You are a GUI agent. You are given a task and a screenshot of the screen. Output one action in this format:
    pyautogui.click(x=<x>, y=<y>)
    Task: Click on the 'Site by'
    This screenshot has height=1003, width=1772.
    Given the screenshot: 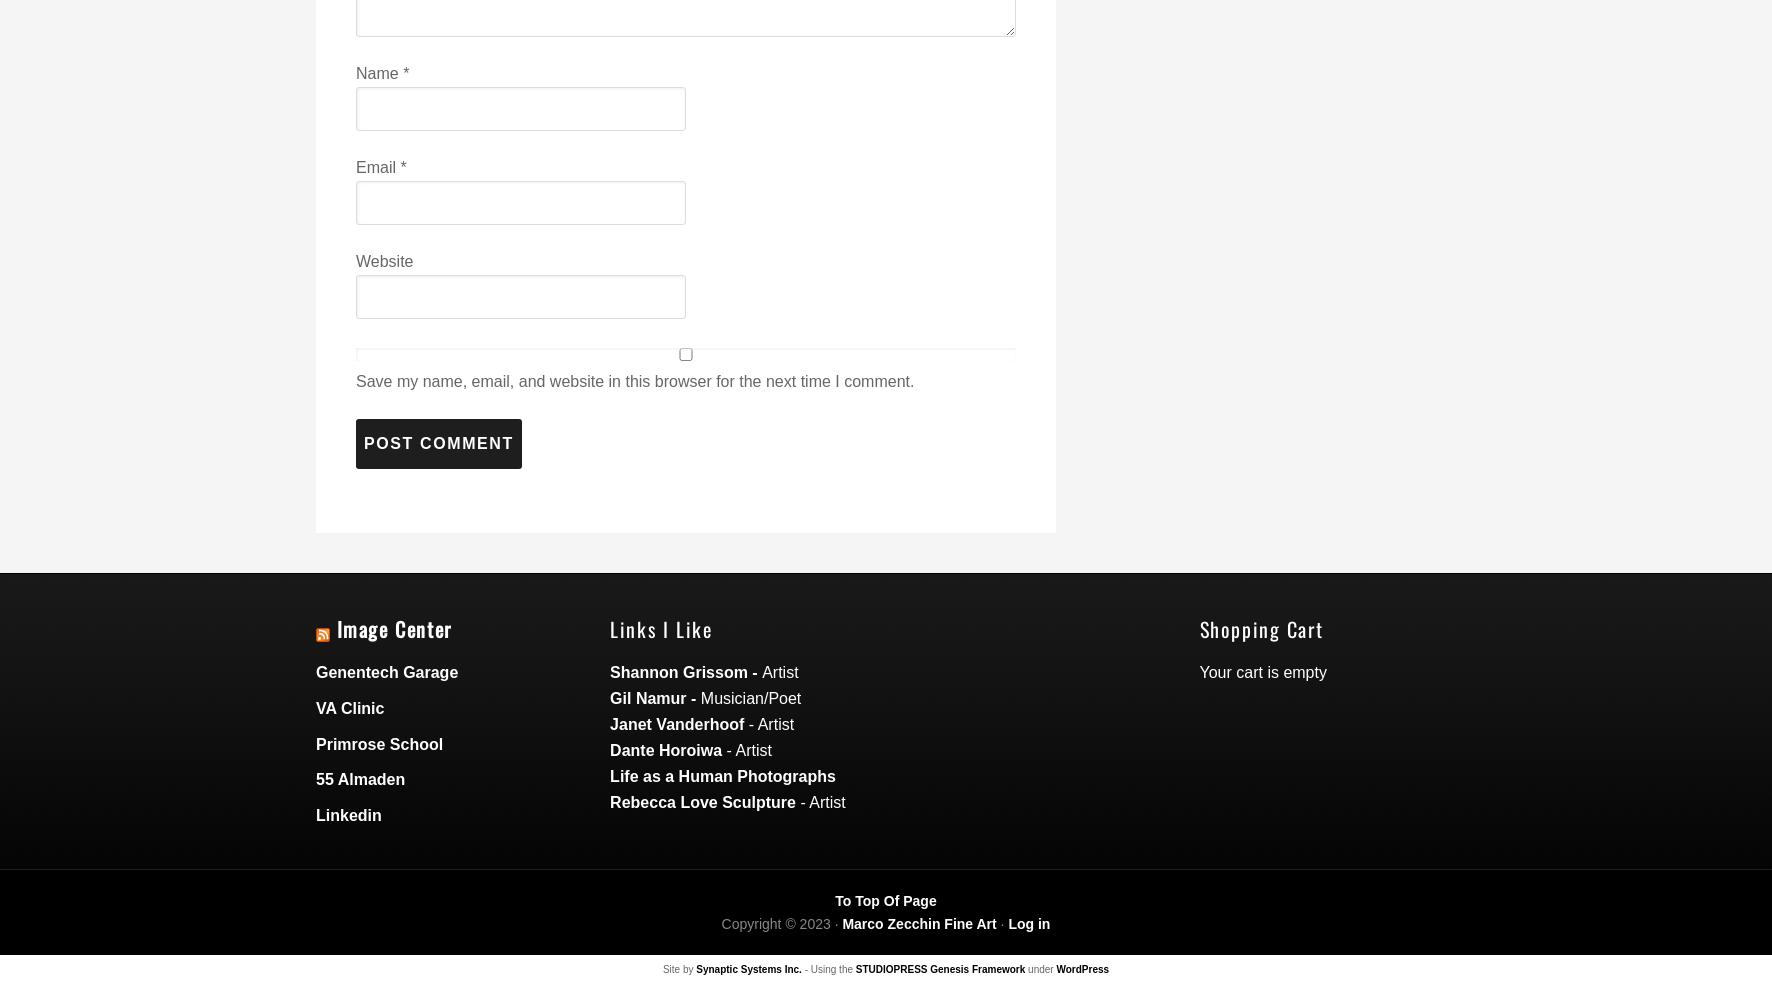 What is the action you would take?
    pyautogui.click(x=678, y=968)
    